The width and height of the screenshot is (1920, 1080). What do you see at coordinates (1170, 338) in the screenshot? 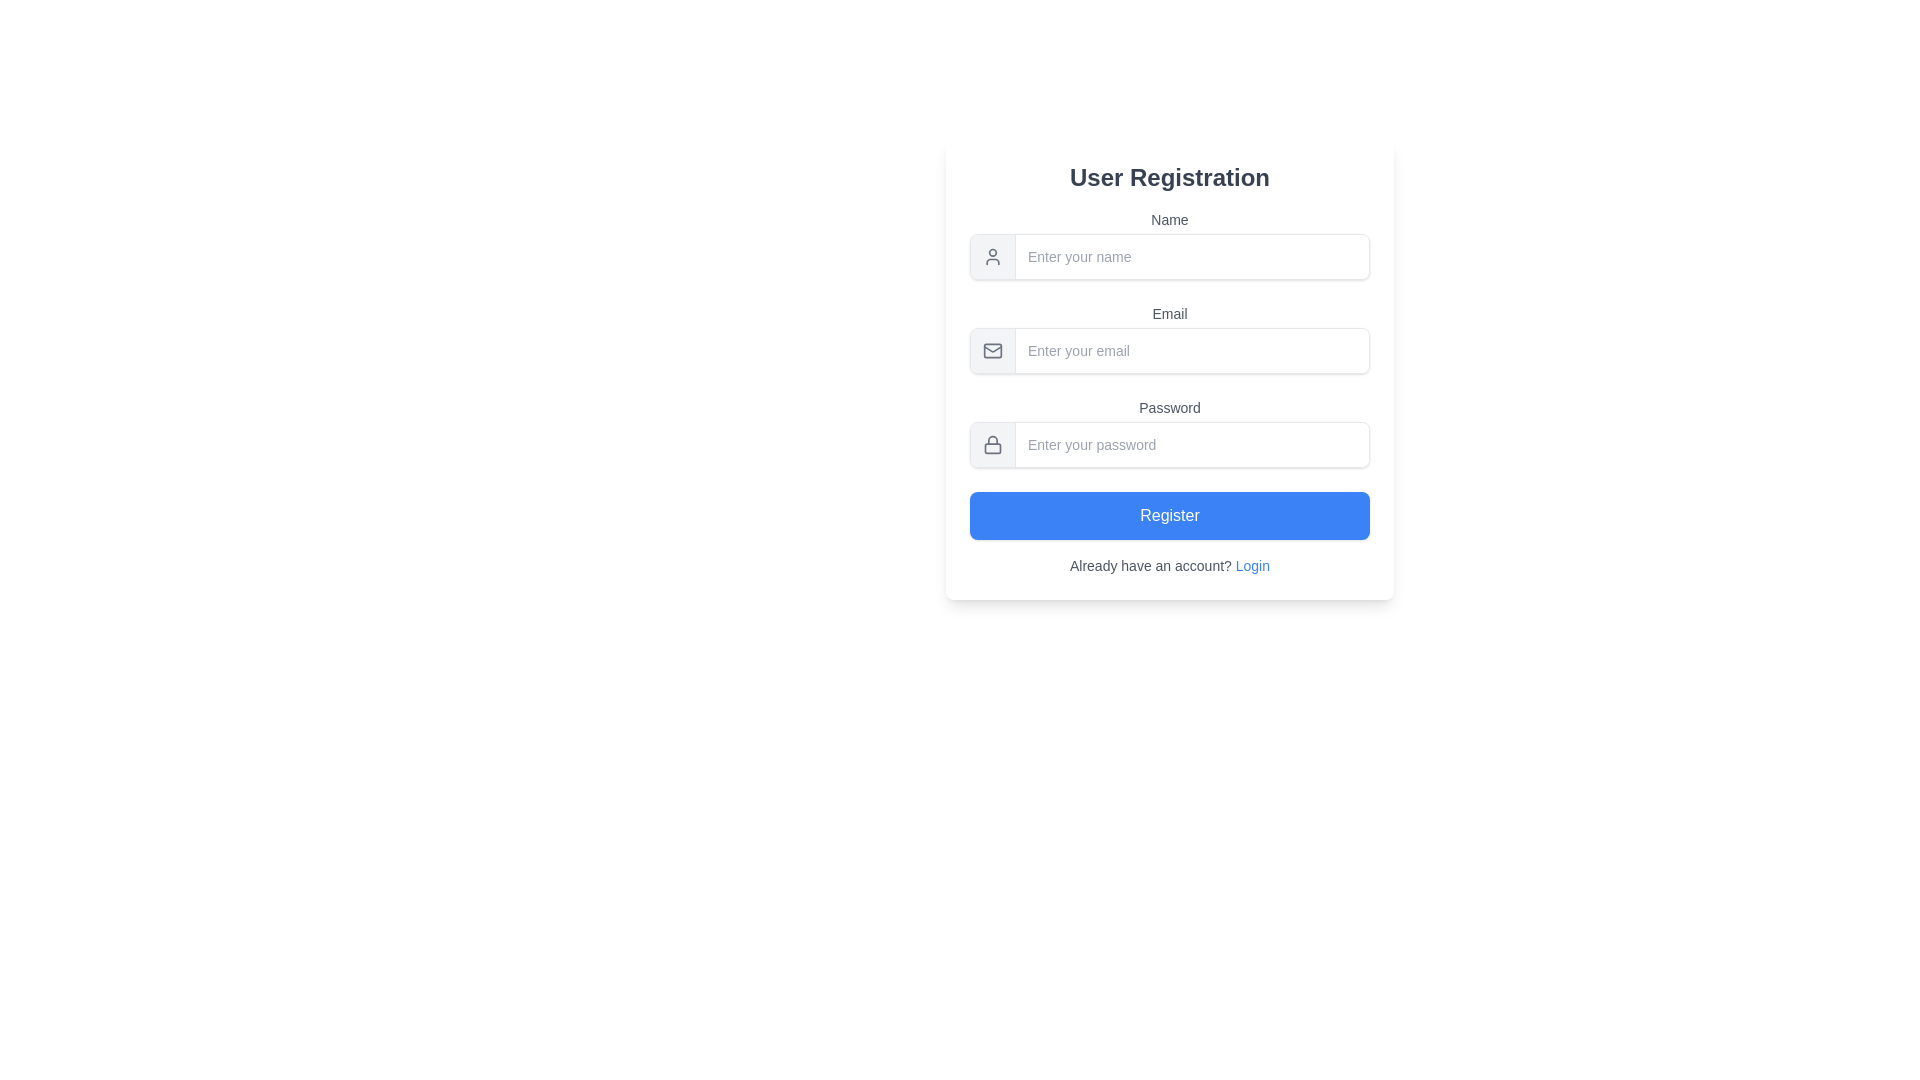
I see `the email input field located below the 'Name' input field and above the 'Password' input field to focus on it` at bounding box center [1170, 338].